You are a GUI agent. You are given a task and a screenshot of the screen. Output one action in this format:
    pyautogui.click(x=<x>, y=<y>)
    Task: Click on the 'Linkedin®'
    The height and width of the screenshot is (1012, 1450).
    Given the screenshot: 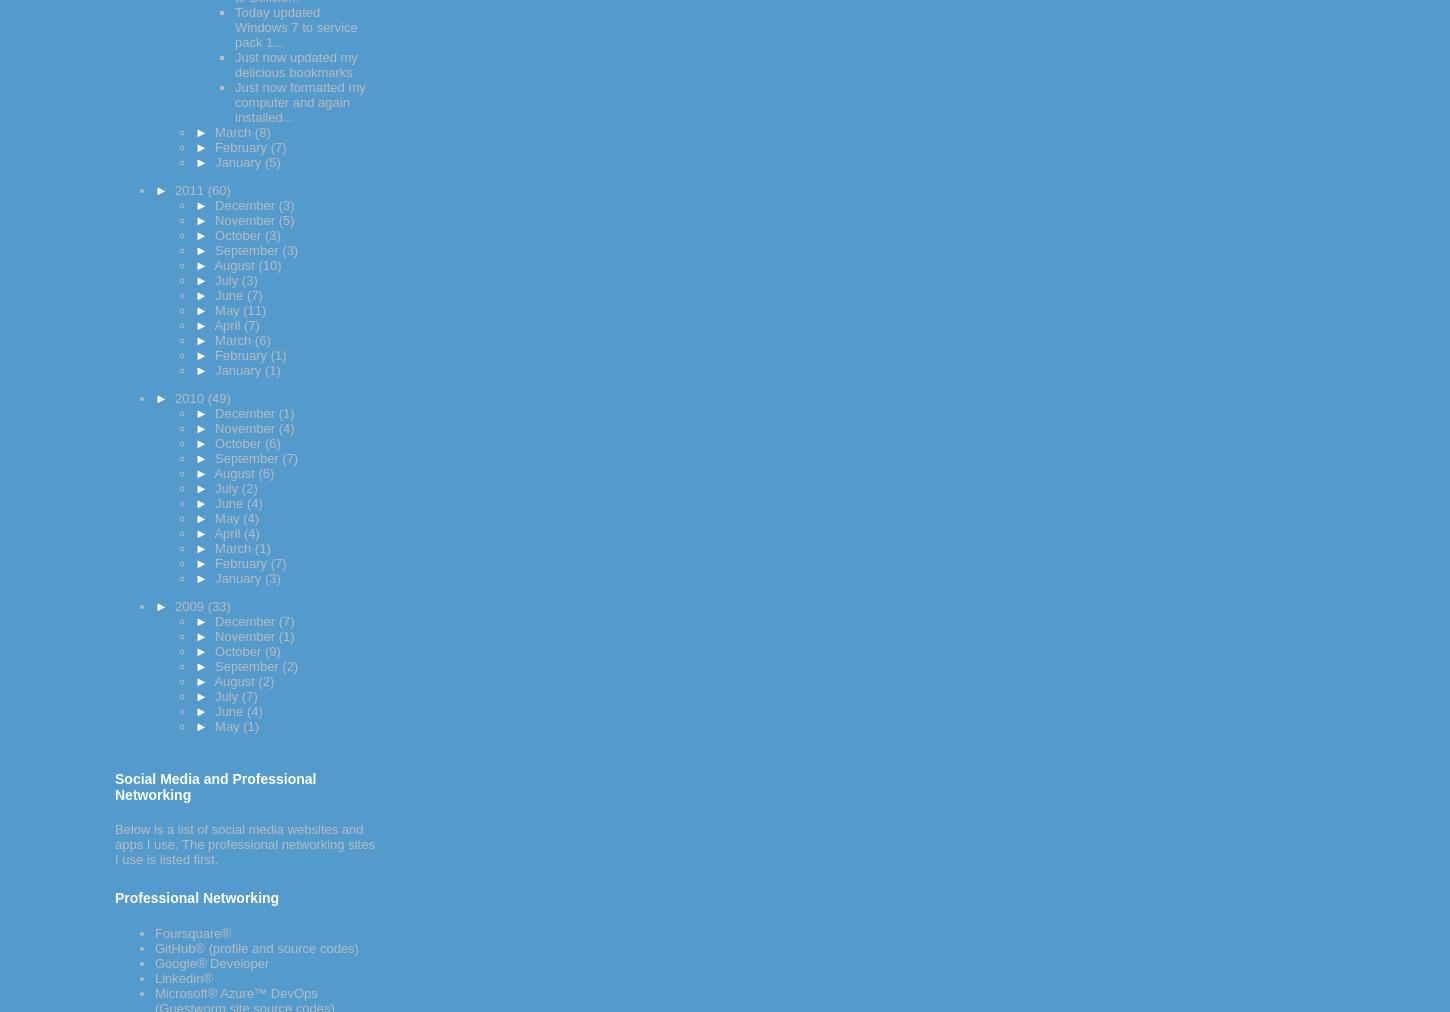 What is the action you would take?
    pyautogui.click(x=183, y=978)
    